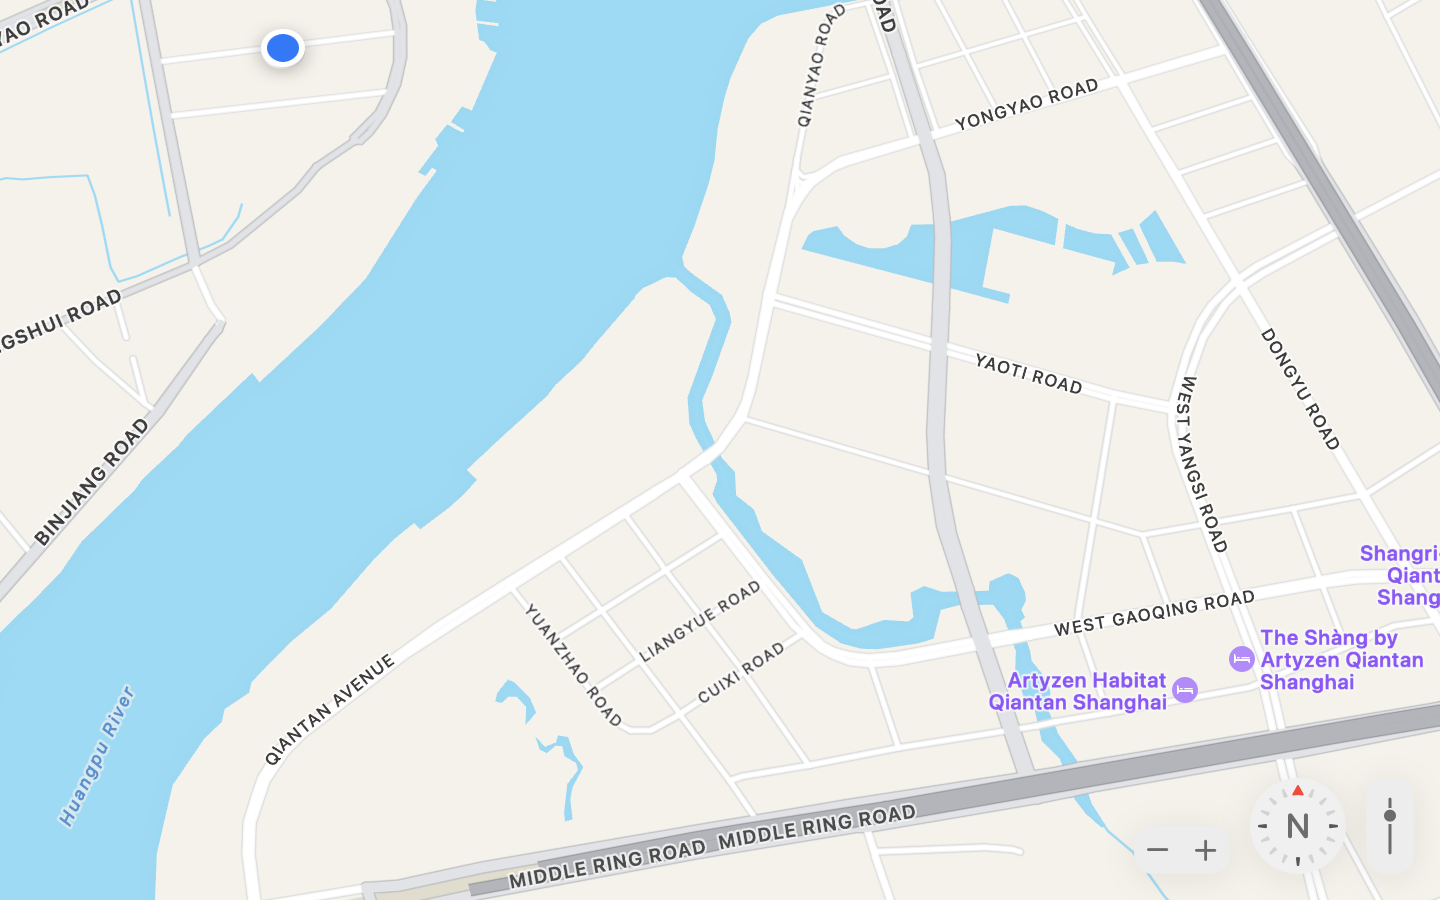 This screenshot has width=1440, height=900. What do you see at coordinates (1298, 826) in the screenshot?
I see `'Heading: 0 degrees North'` at bounding box center [1298, 826].